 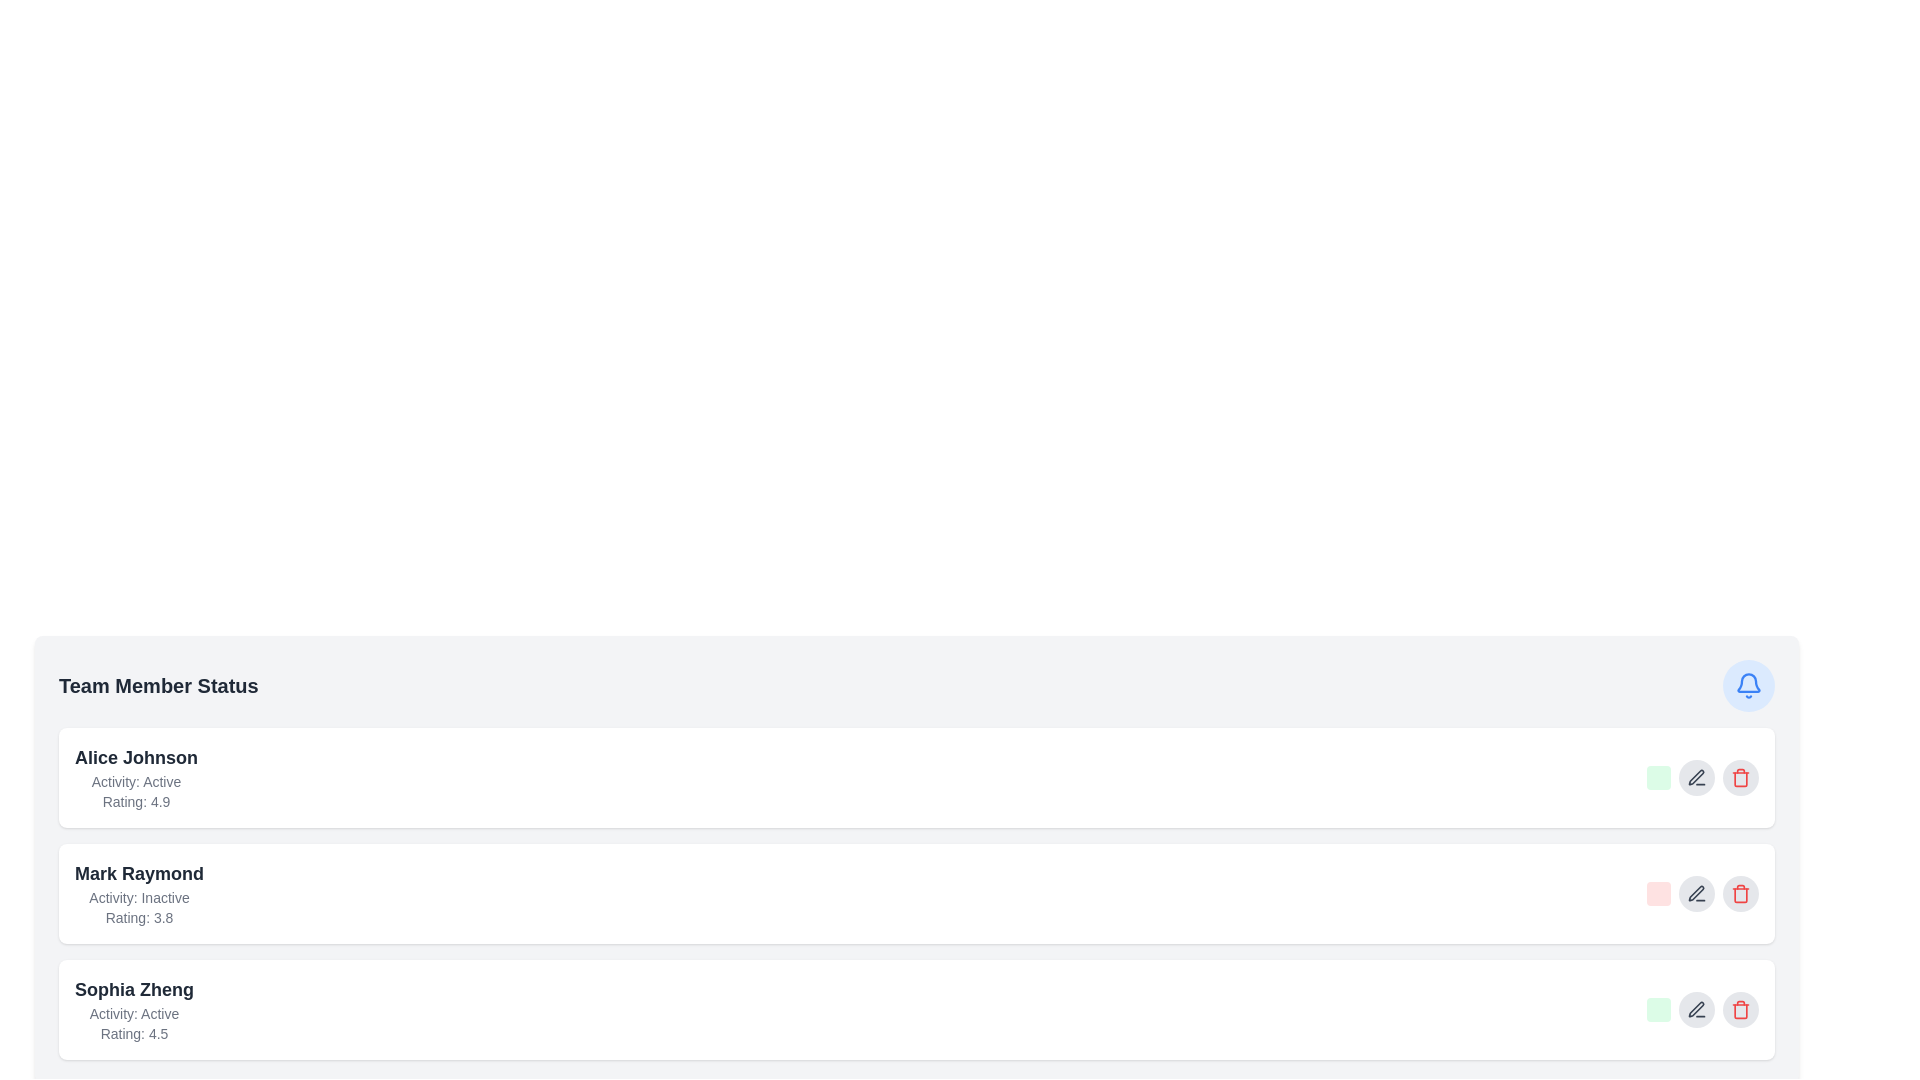 What do you see at coordinates (138, 873) in the screenshot?
I see `the static text label displaying the name 'Mark Raymond', which is located in the 'Team Member Status' list, specifically in the second position, indicating significance with its bold, large font` at bounding box center [138, 873].